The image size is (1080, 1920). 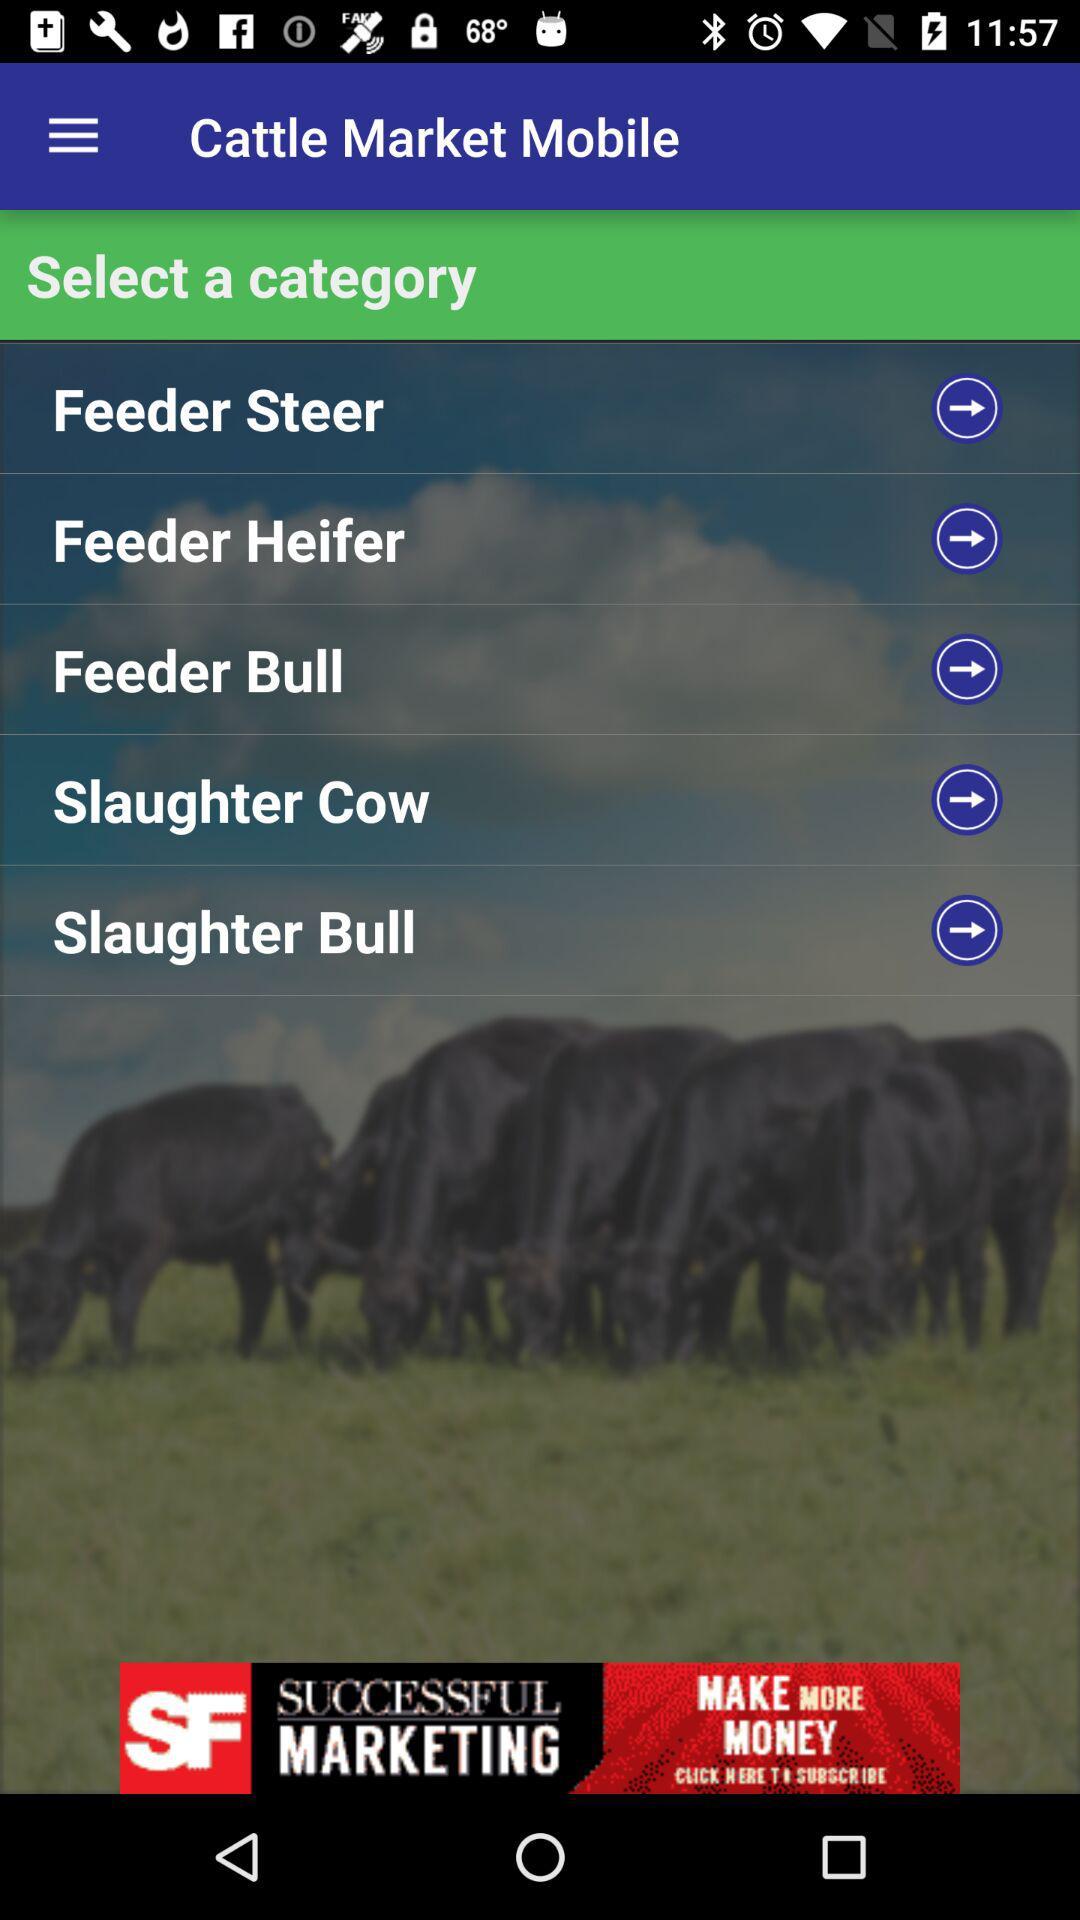 I want to click on details about advertisement, so click(x=540, y=1727).